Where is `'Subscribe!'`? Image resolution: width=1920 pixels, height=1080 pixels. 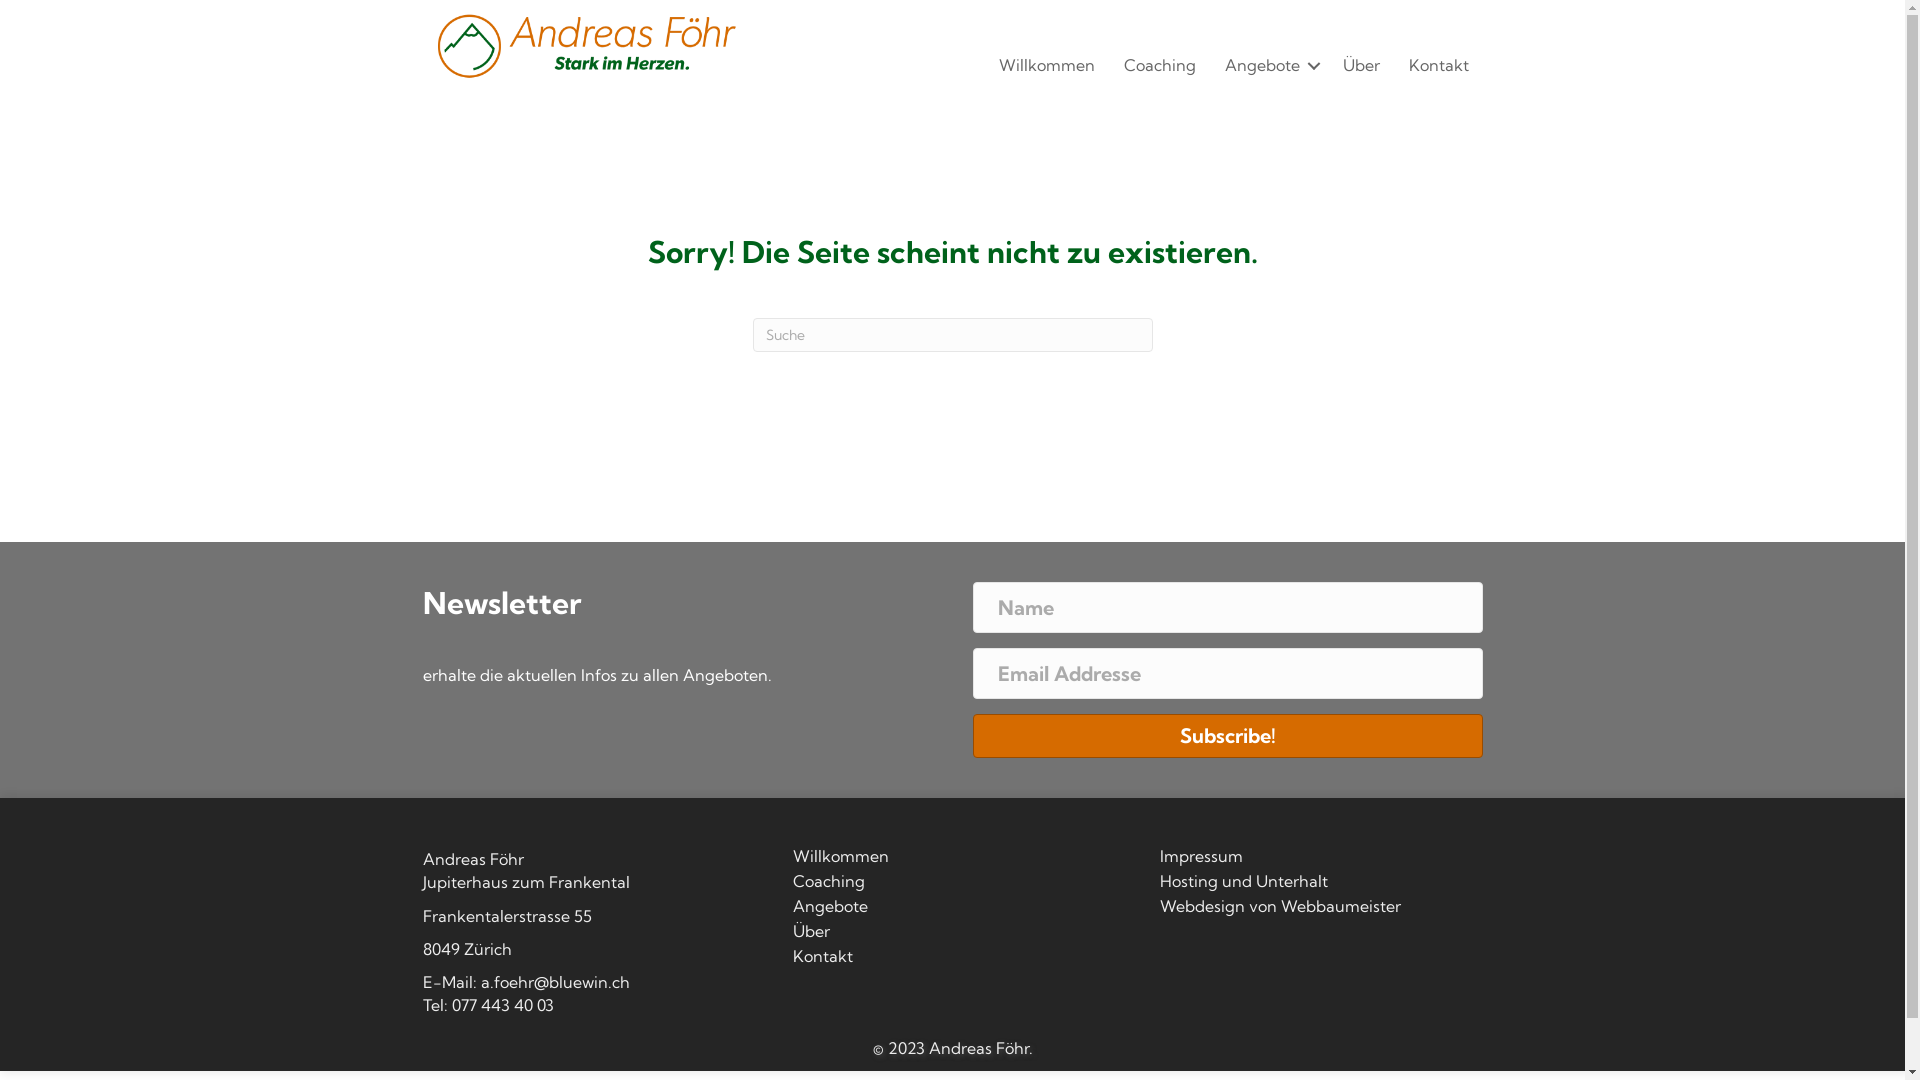
'Subscribe!' is located at coordinates (1226, 736).